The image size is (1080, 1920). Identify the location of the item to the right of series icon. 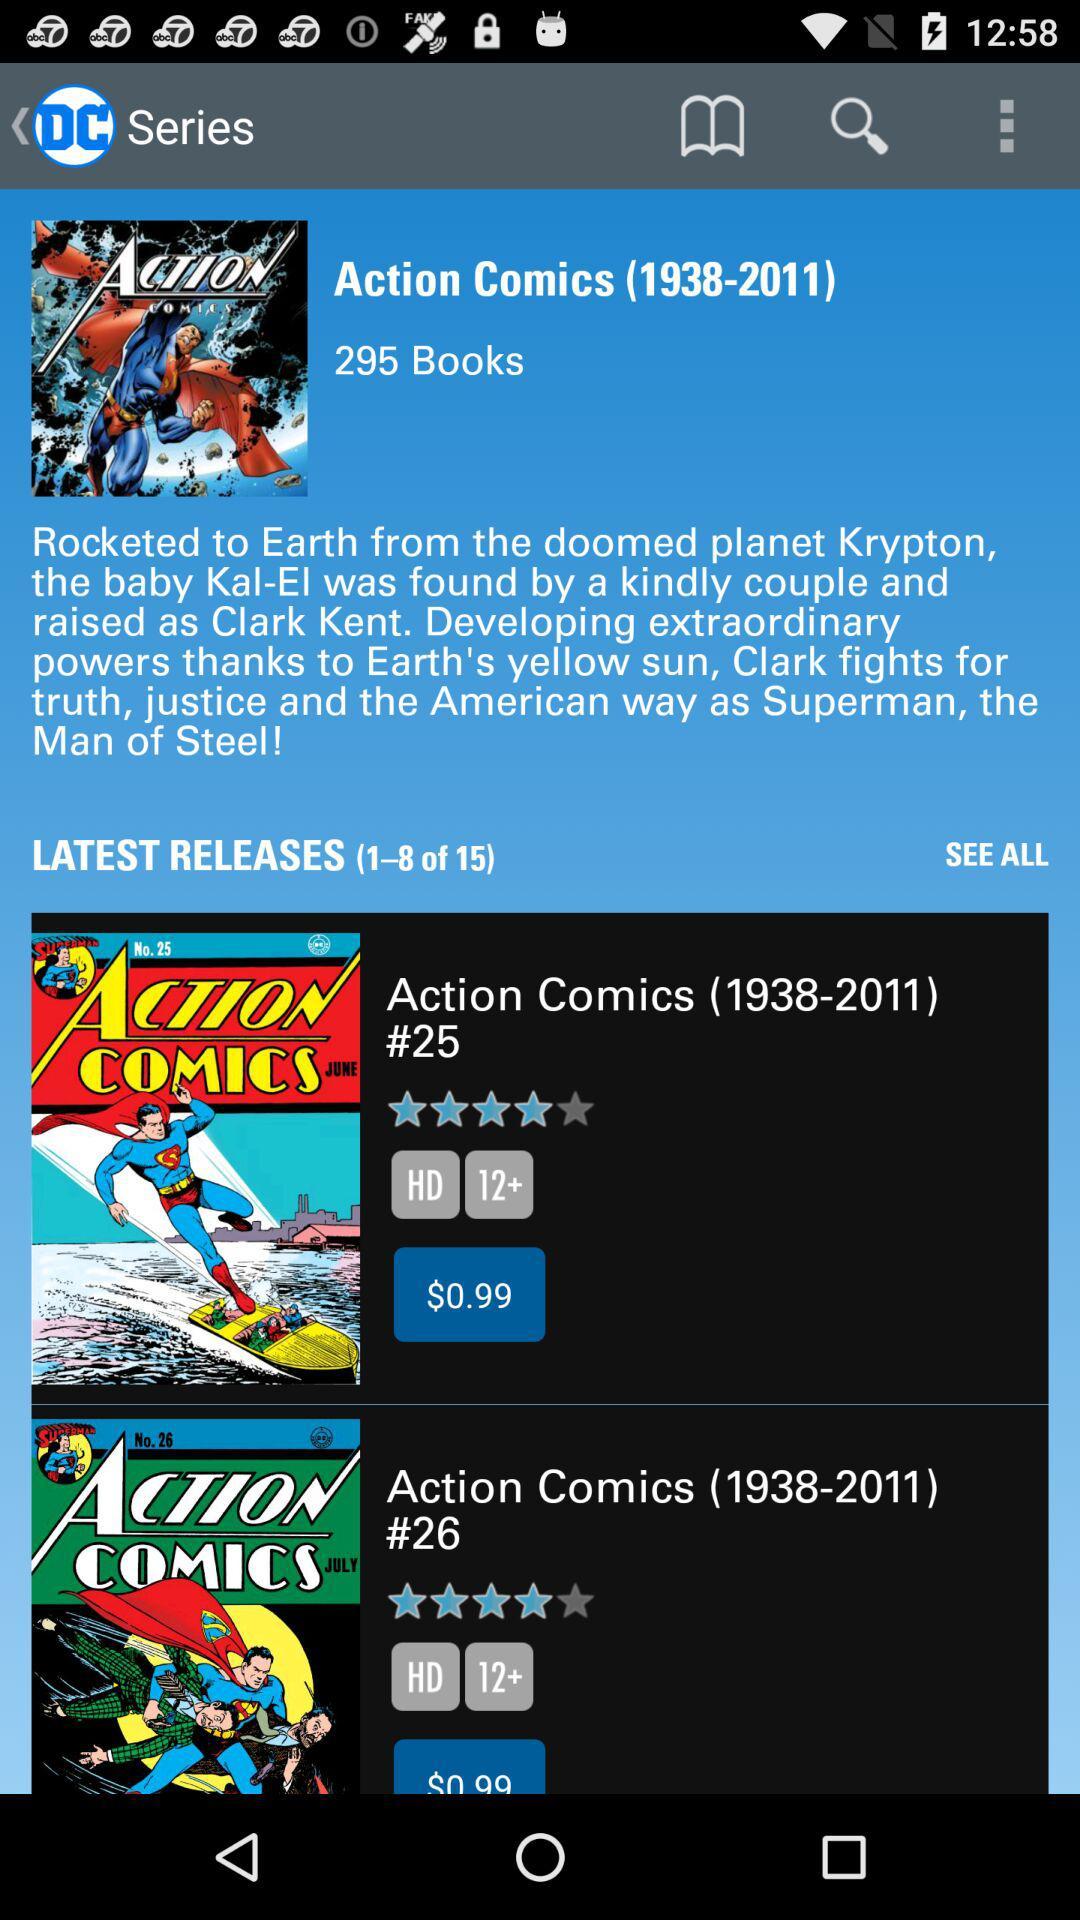
(711, 124).